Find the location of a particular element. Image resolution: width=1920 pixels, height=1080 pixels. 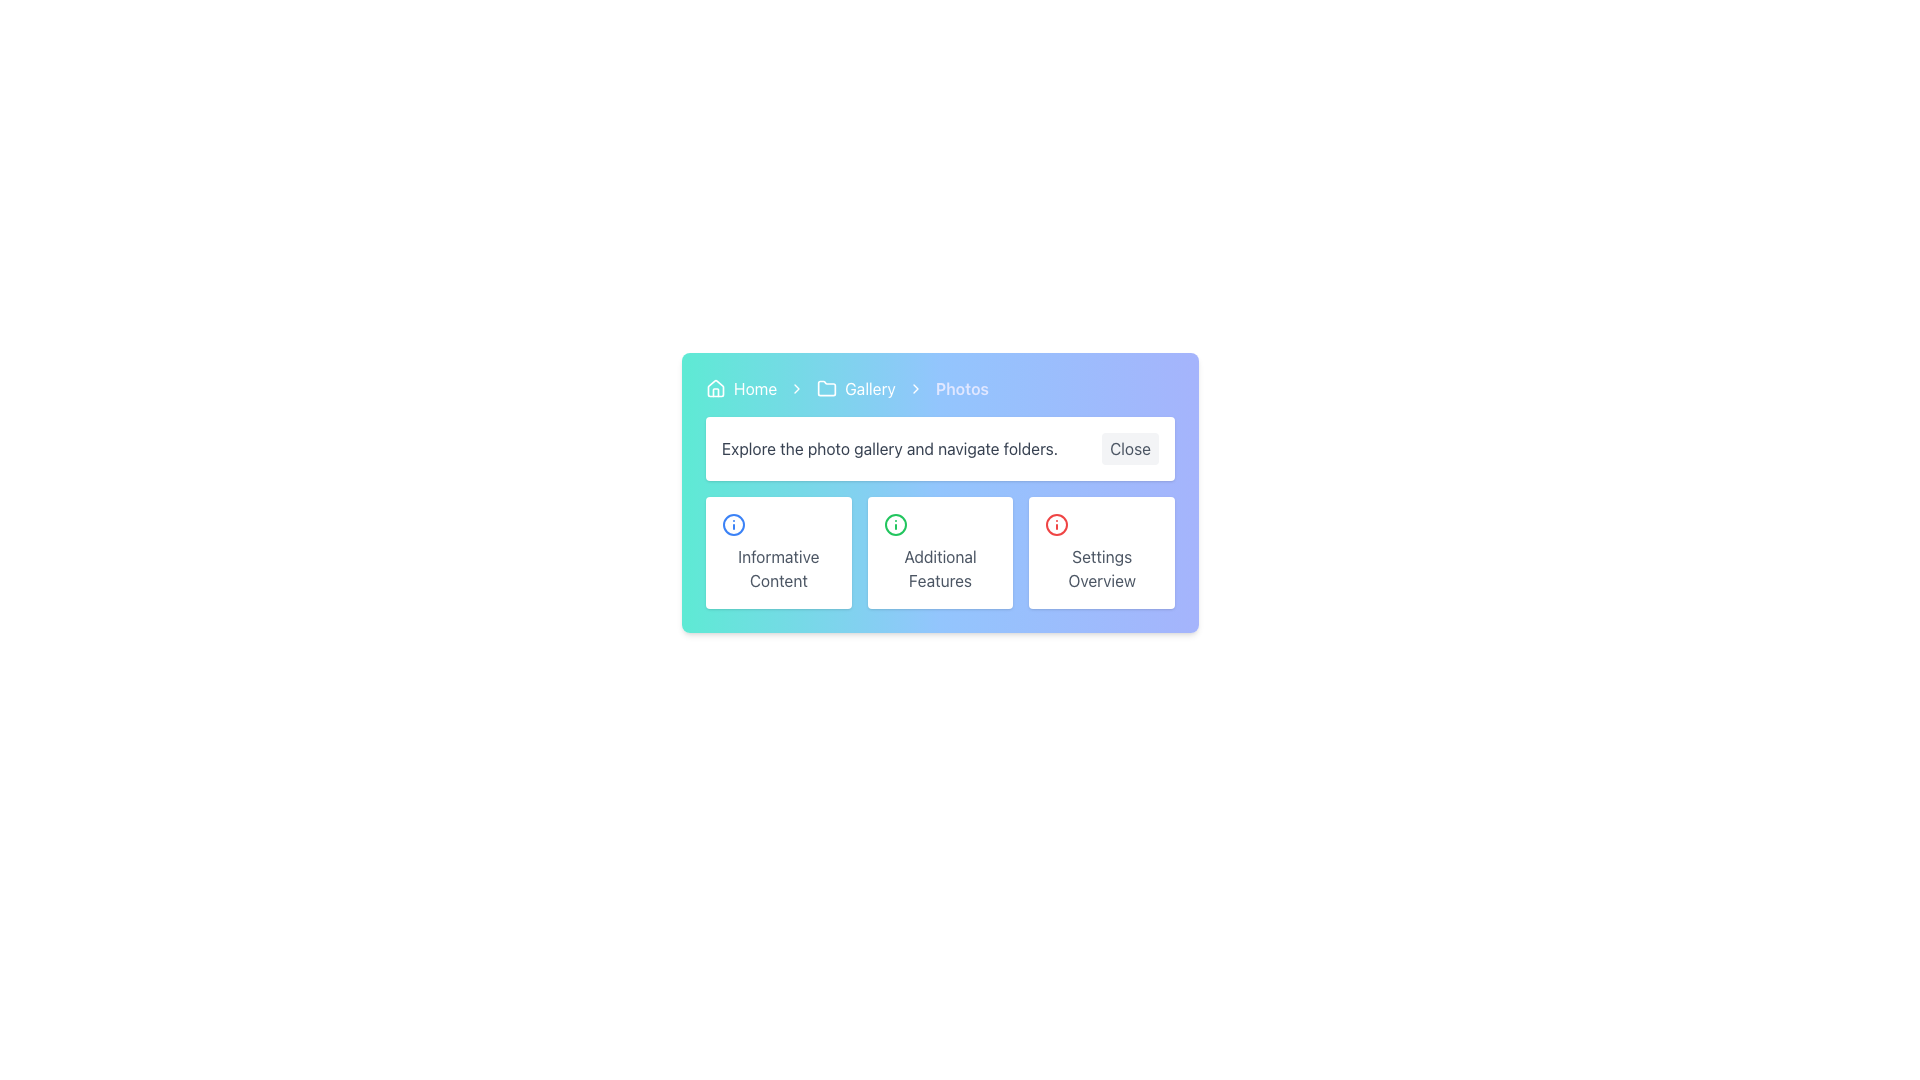

the folder icon located to the left of the 'Gallery' text in the breadcrumb navigation bar is located at coordinates (827, 389).